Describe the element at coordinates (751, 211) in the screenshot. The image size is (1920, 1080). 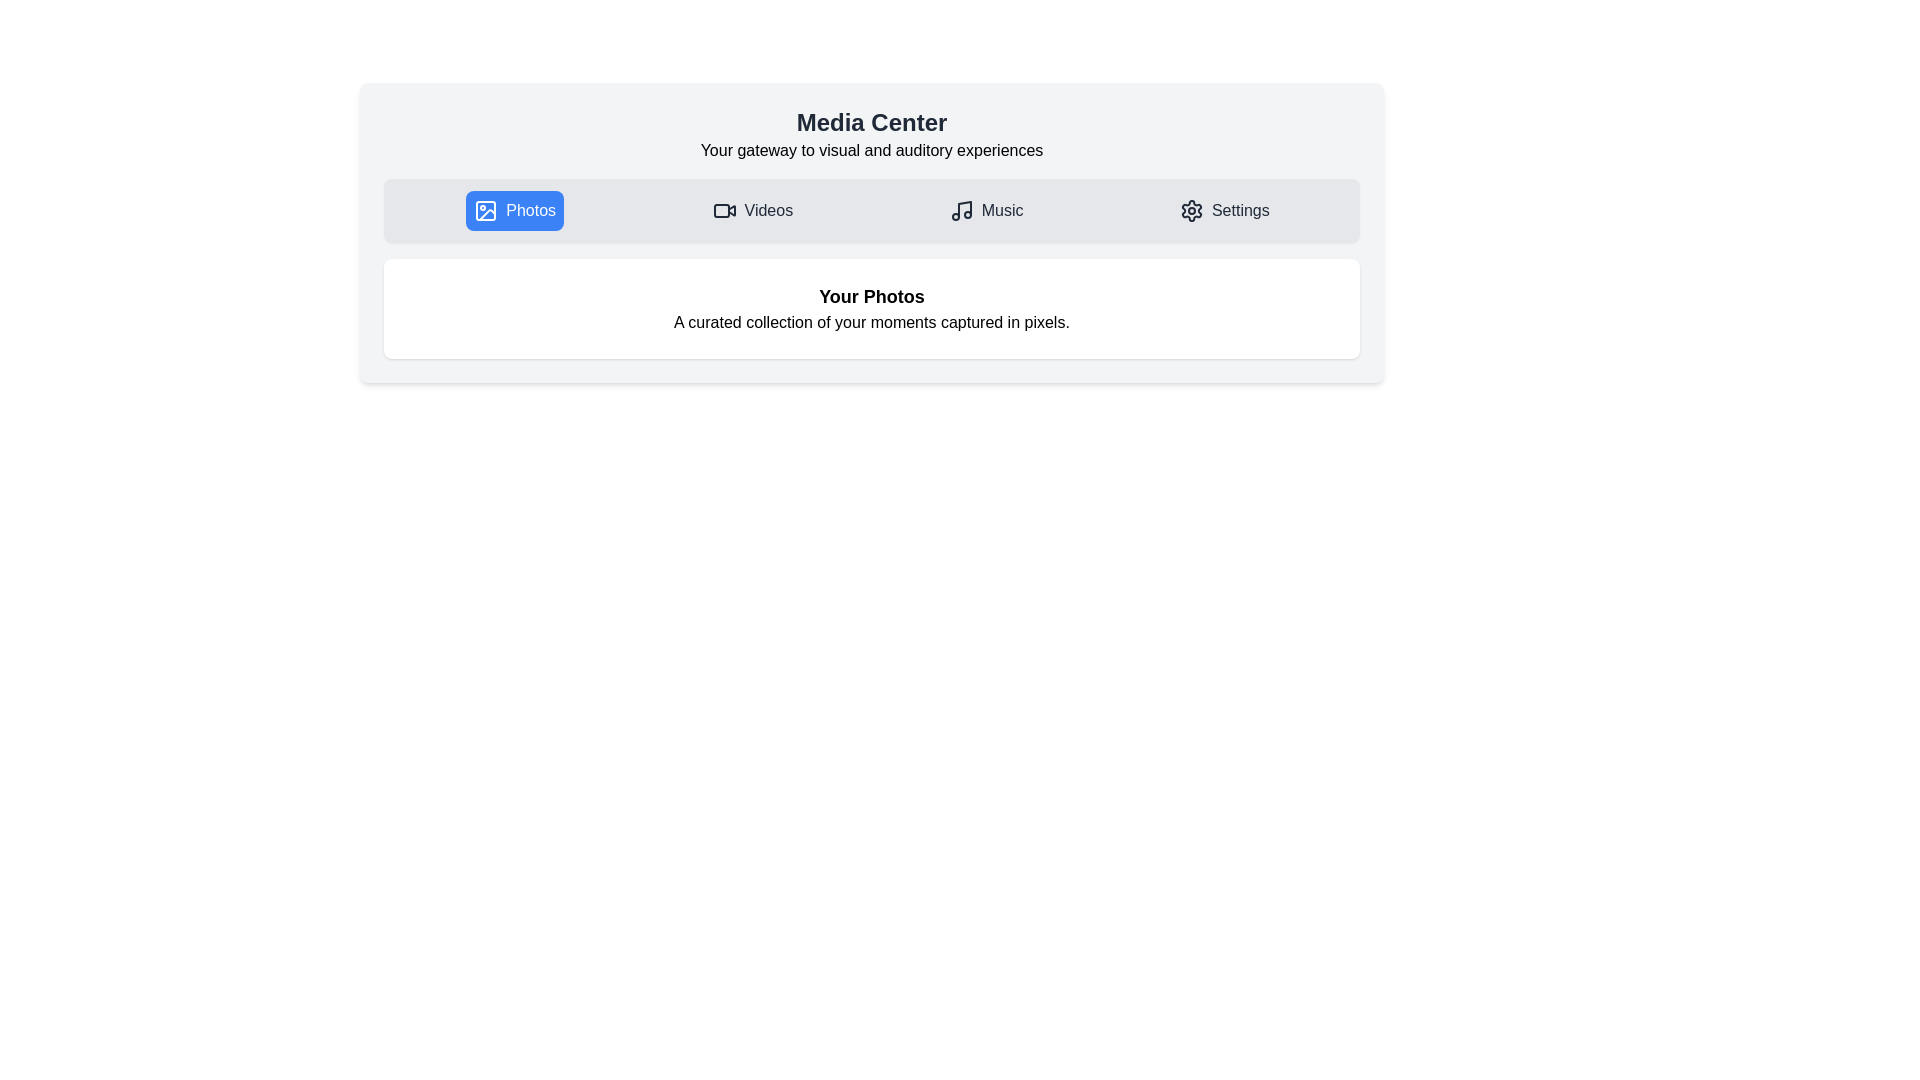
I see `the 'Videos' tab in the horizontal navigation bar` at that location.